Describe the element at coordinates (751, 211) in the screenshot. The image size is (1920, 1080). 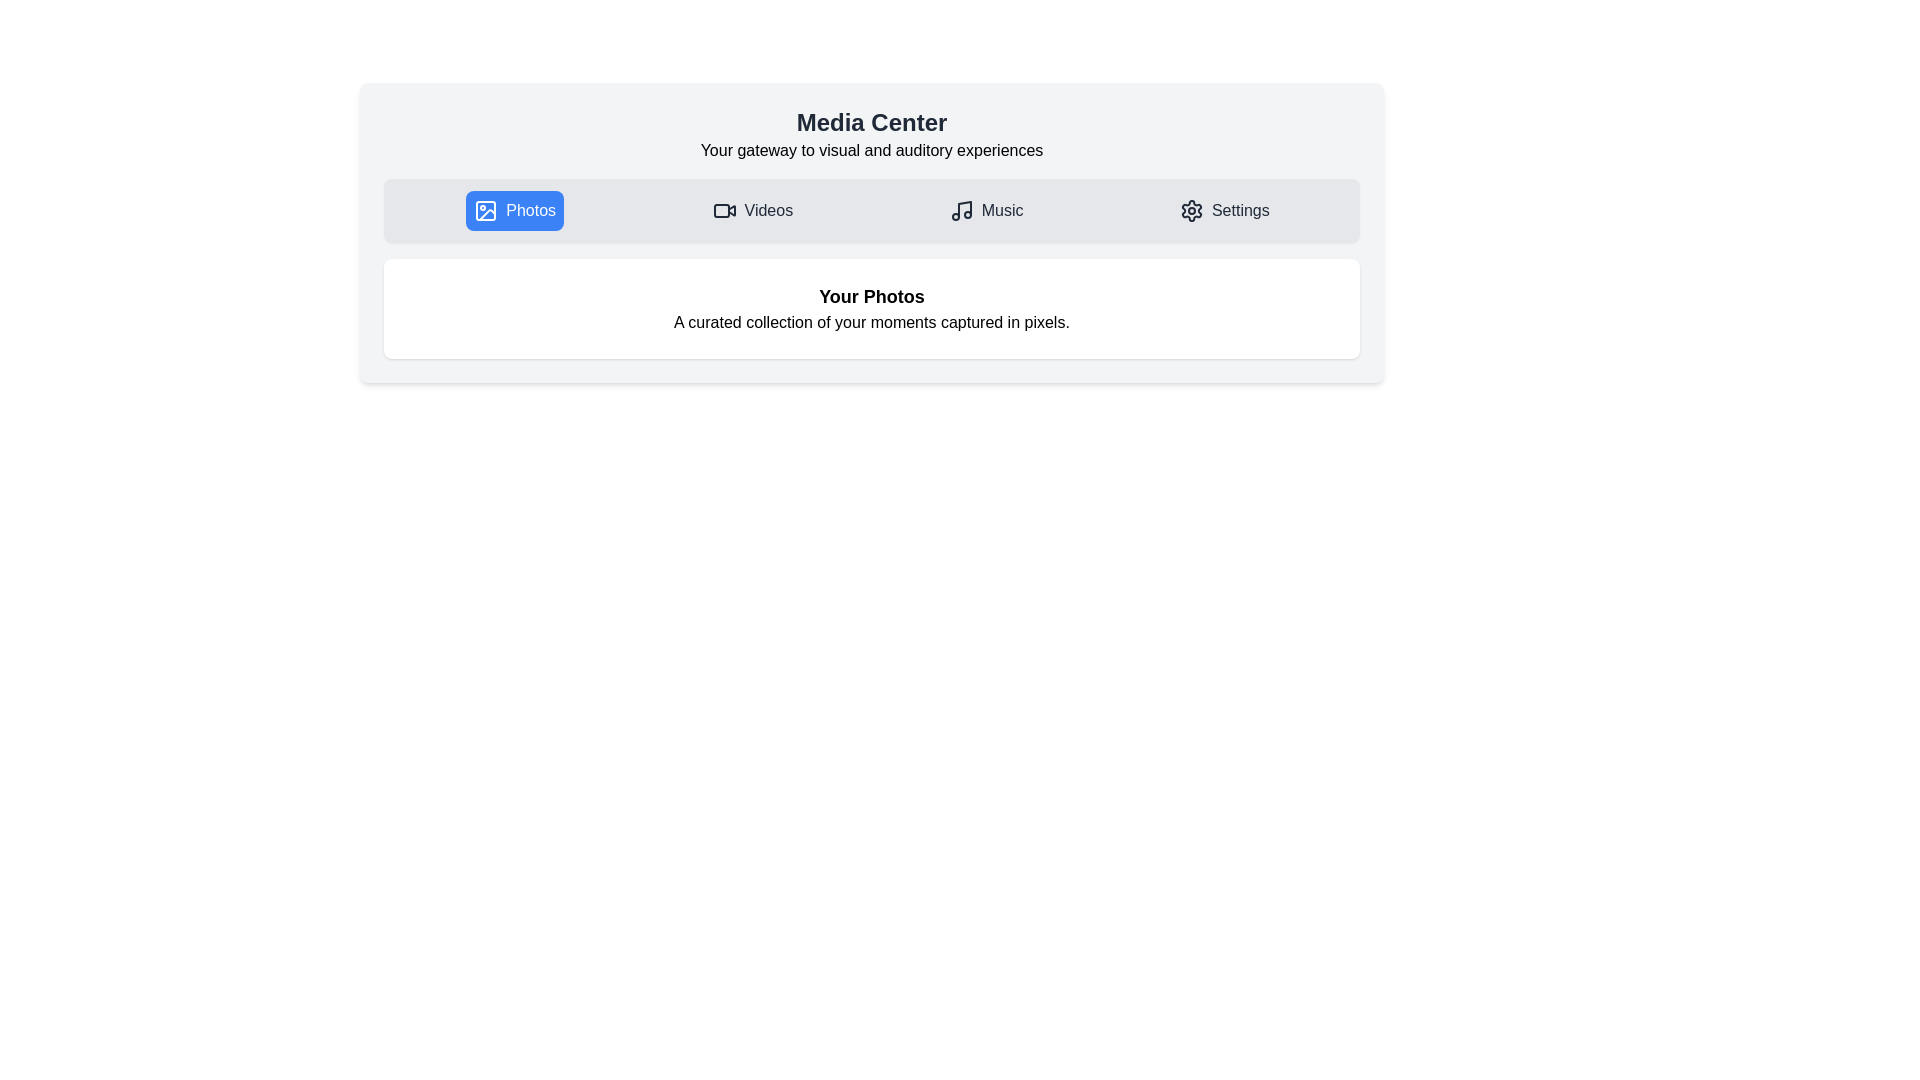
I see `the 'Videos' tab in the horizontal navigation bar` at that location.